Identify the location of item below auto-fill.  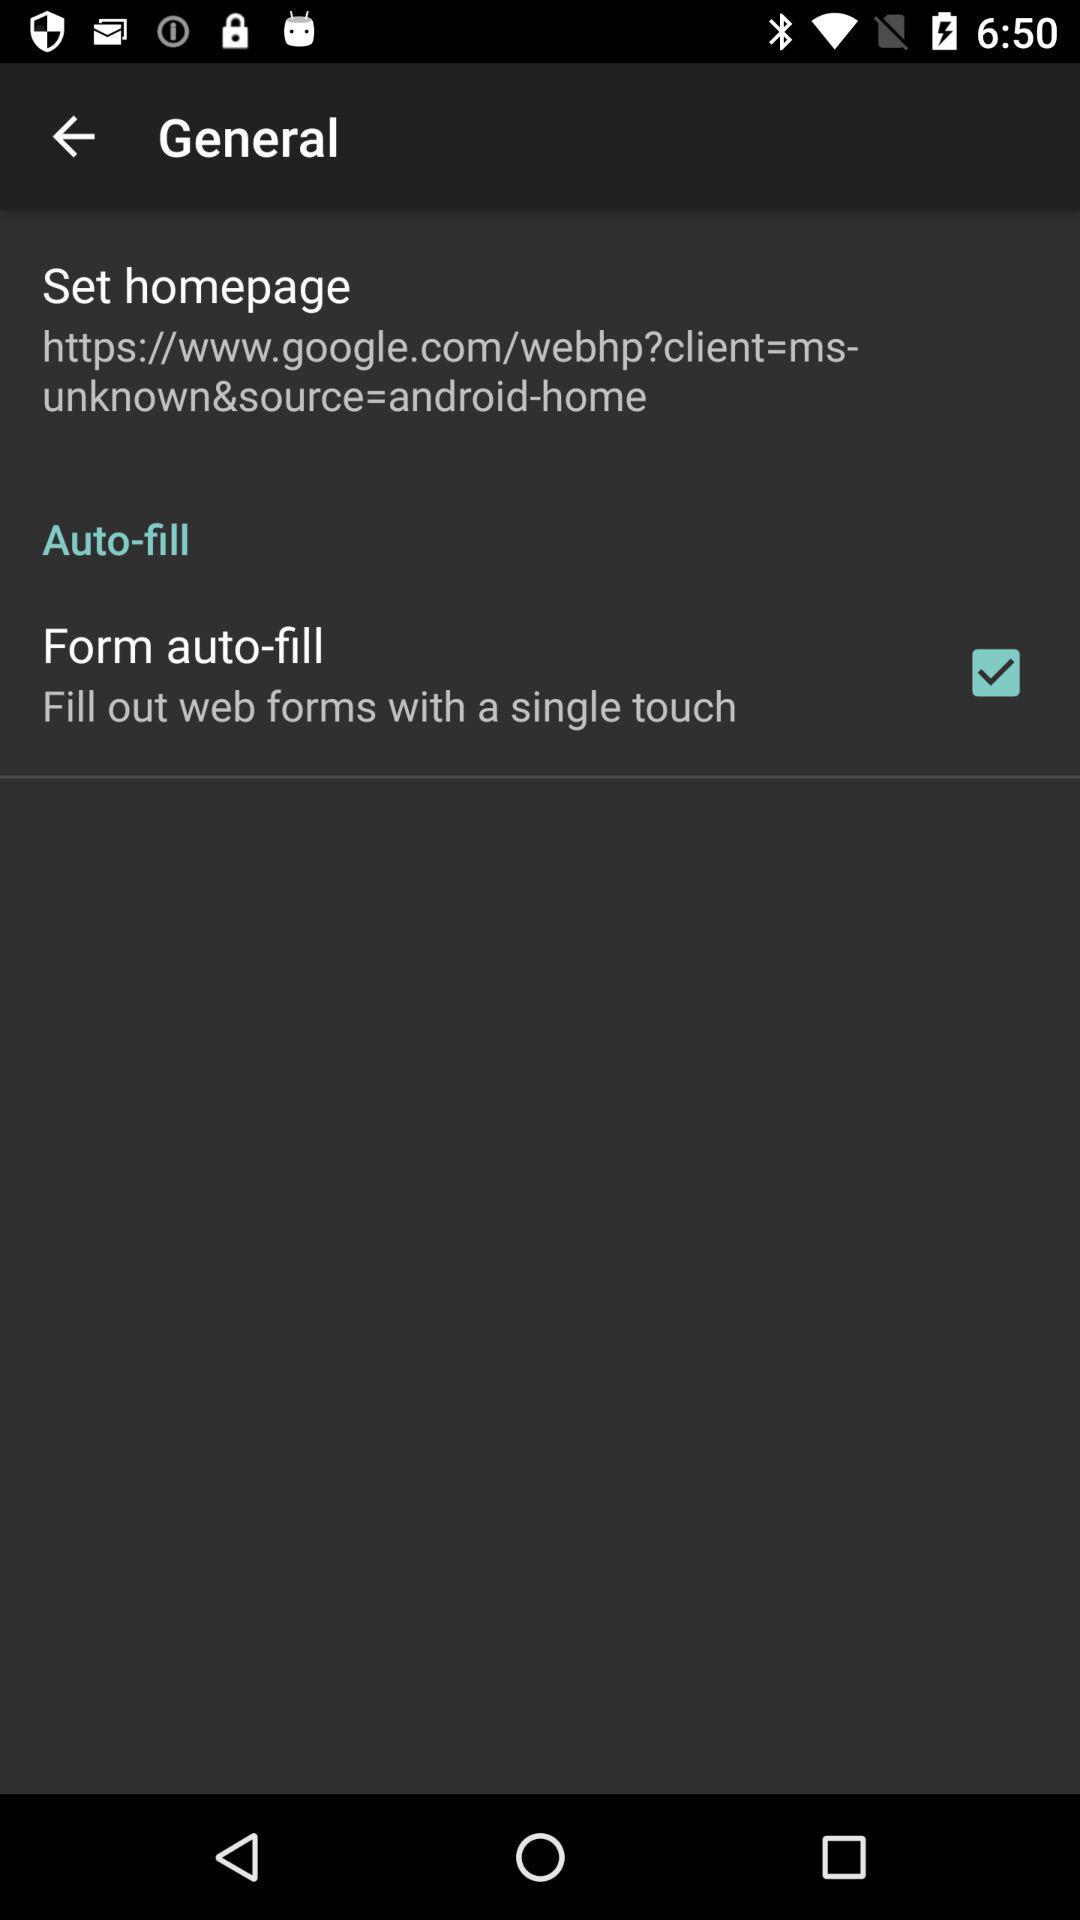
(995, 672).